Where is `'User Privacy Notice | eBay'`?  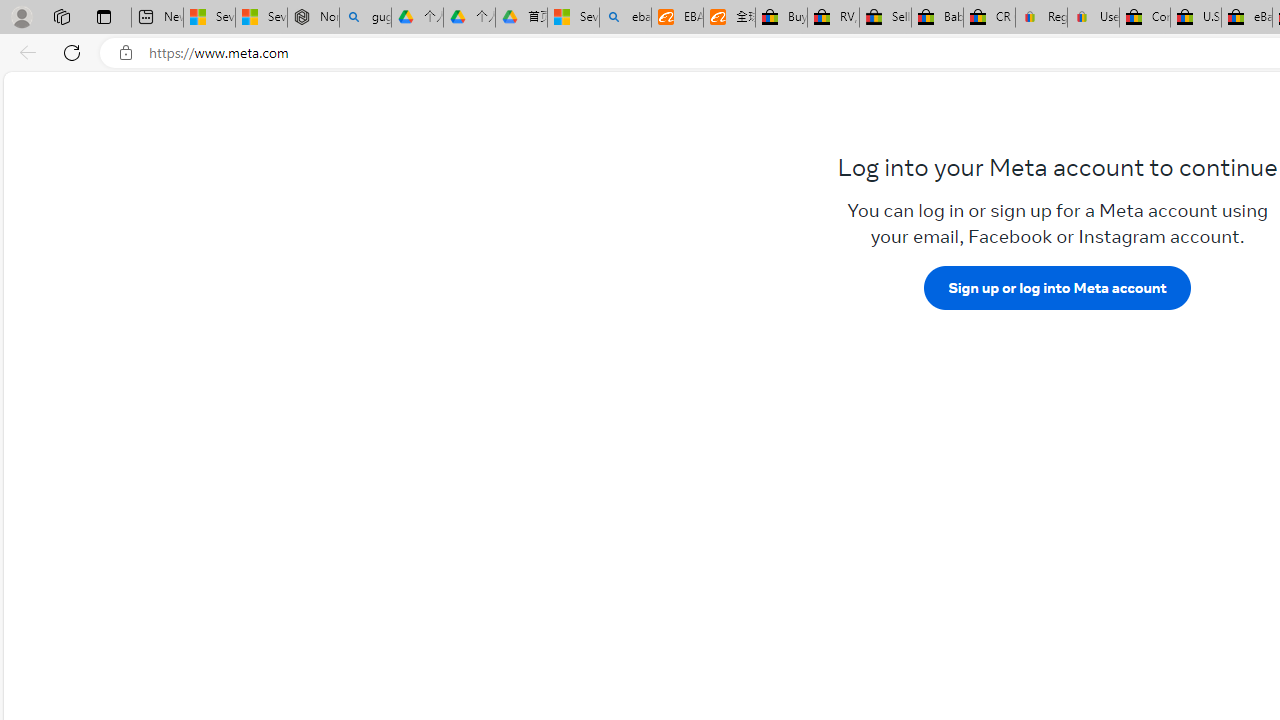
'User Privacy Notice | eBay' is located at coordinates (1092, 17).